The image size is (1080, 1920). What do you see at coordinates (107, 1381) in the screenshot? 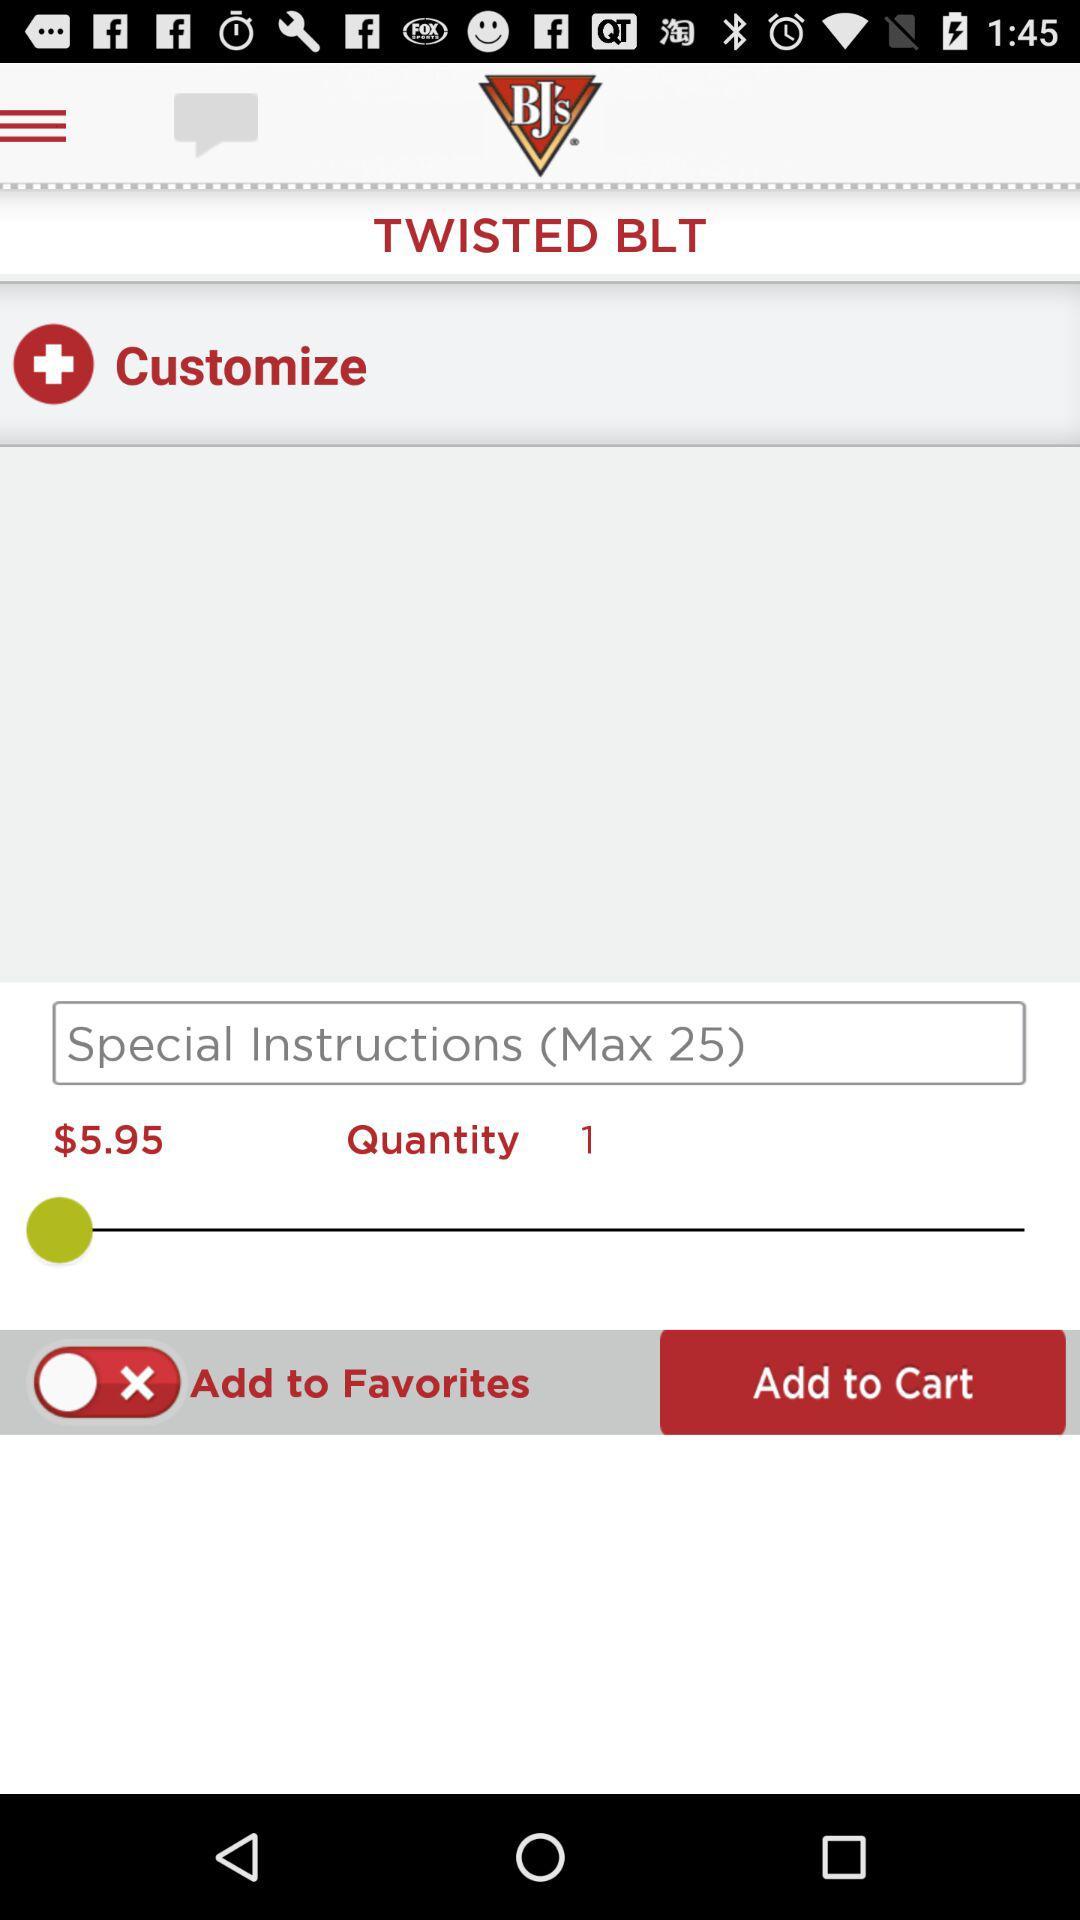
I see `close botten` at bounding box center [107, 1381].